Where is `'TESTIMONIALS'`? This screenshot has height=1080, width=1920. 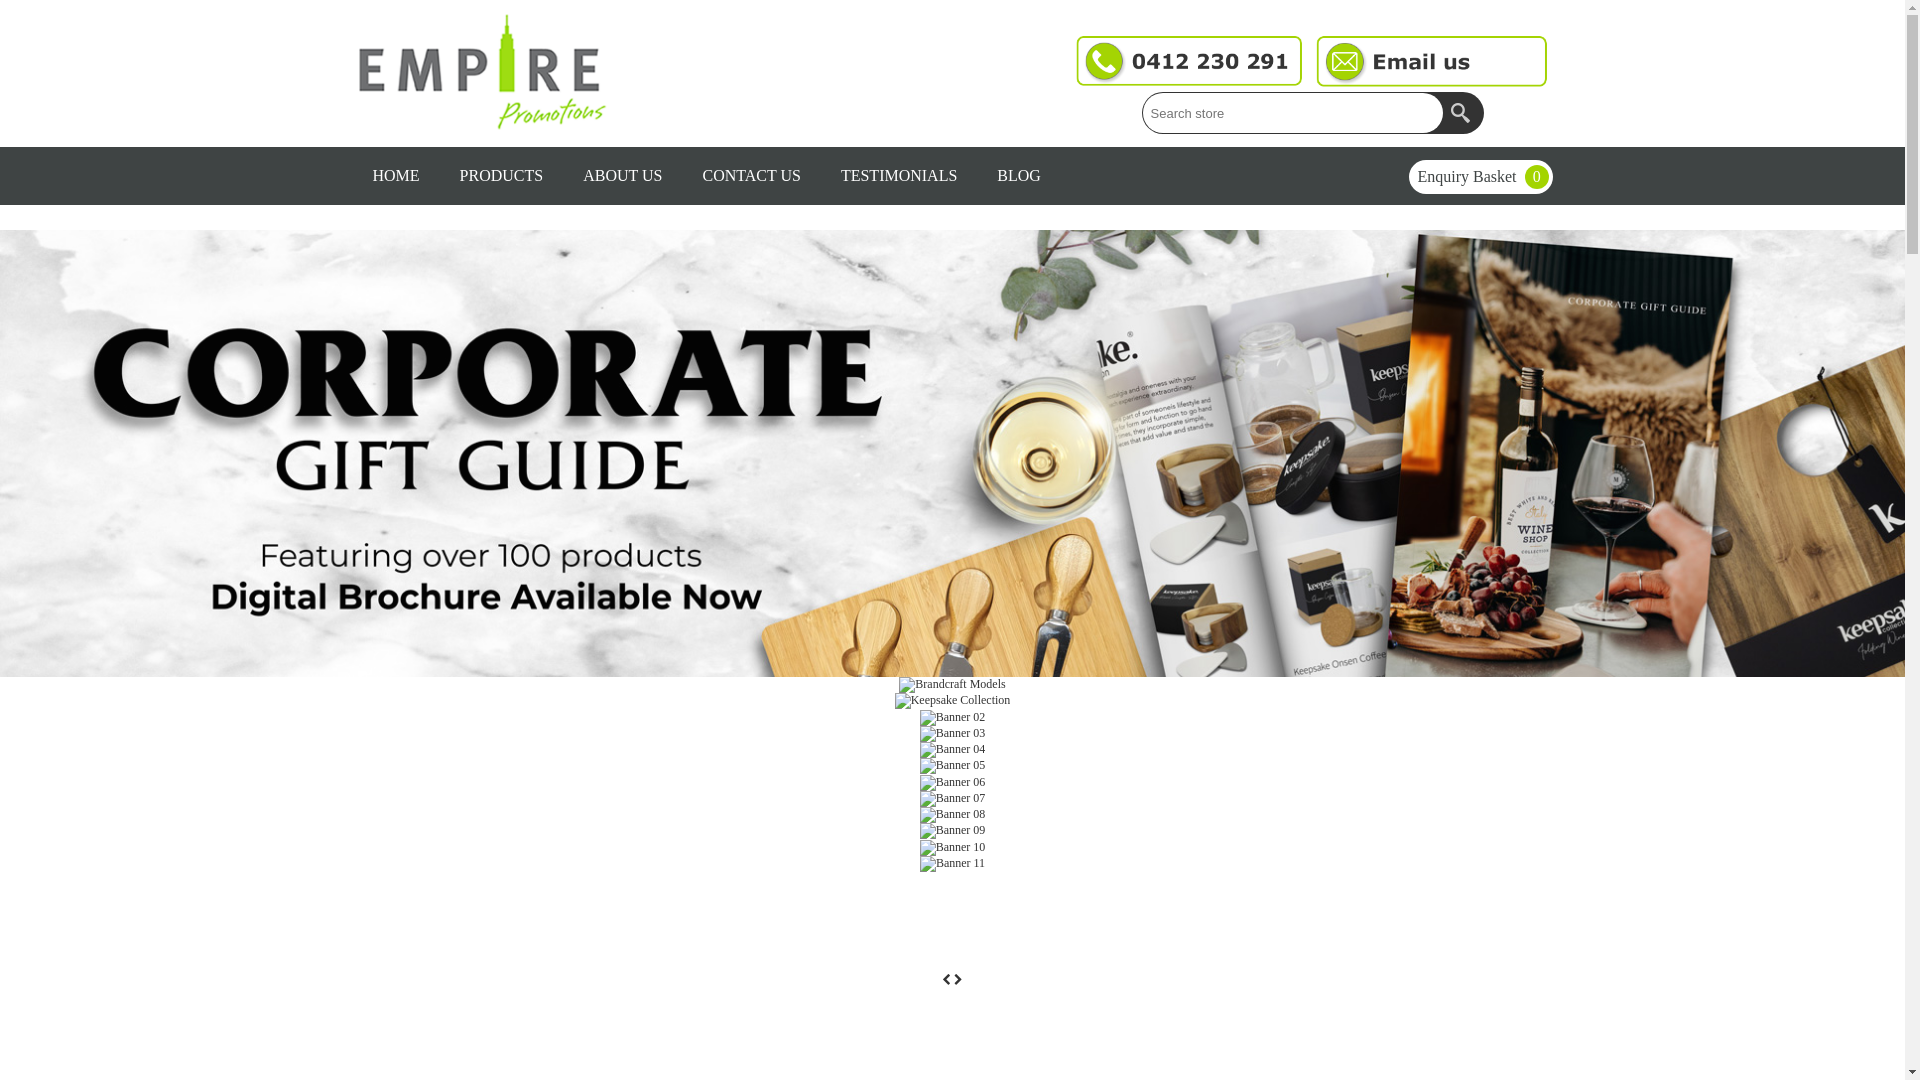
'TESTIMONIALS' is located at coordinates (897, 175).